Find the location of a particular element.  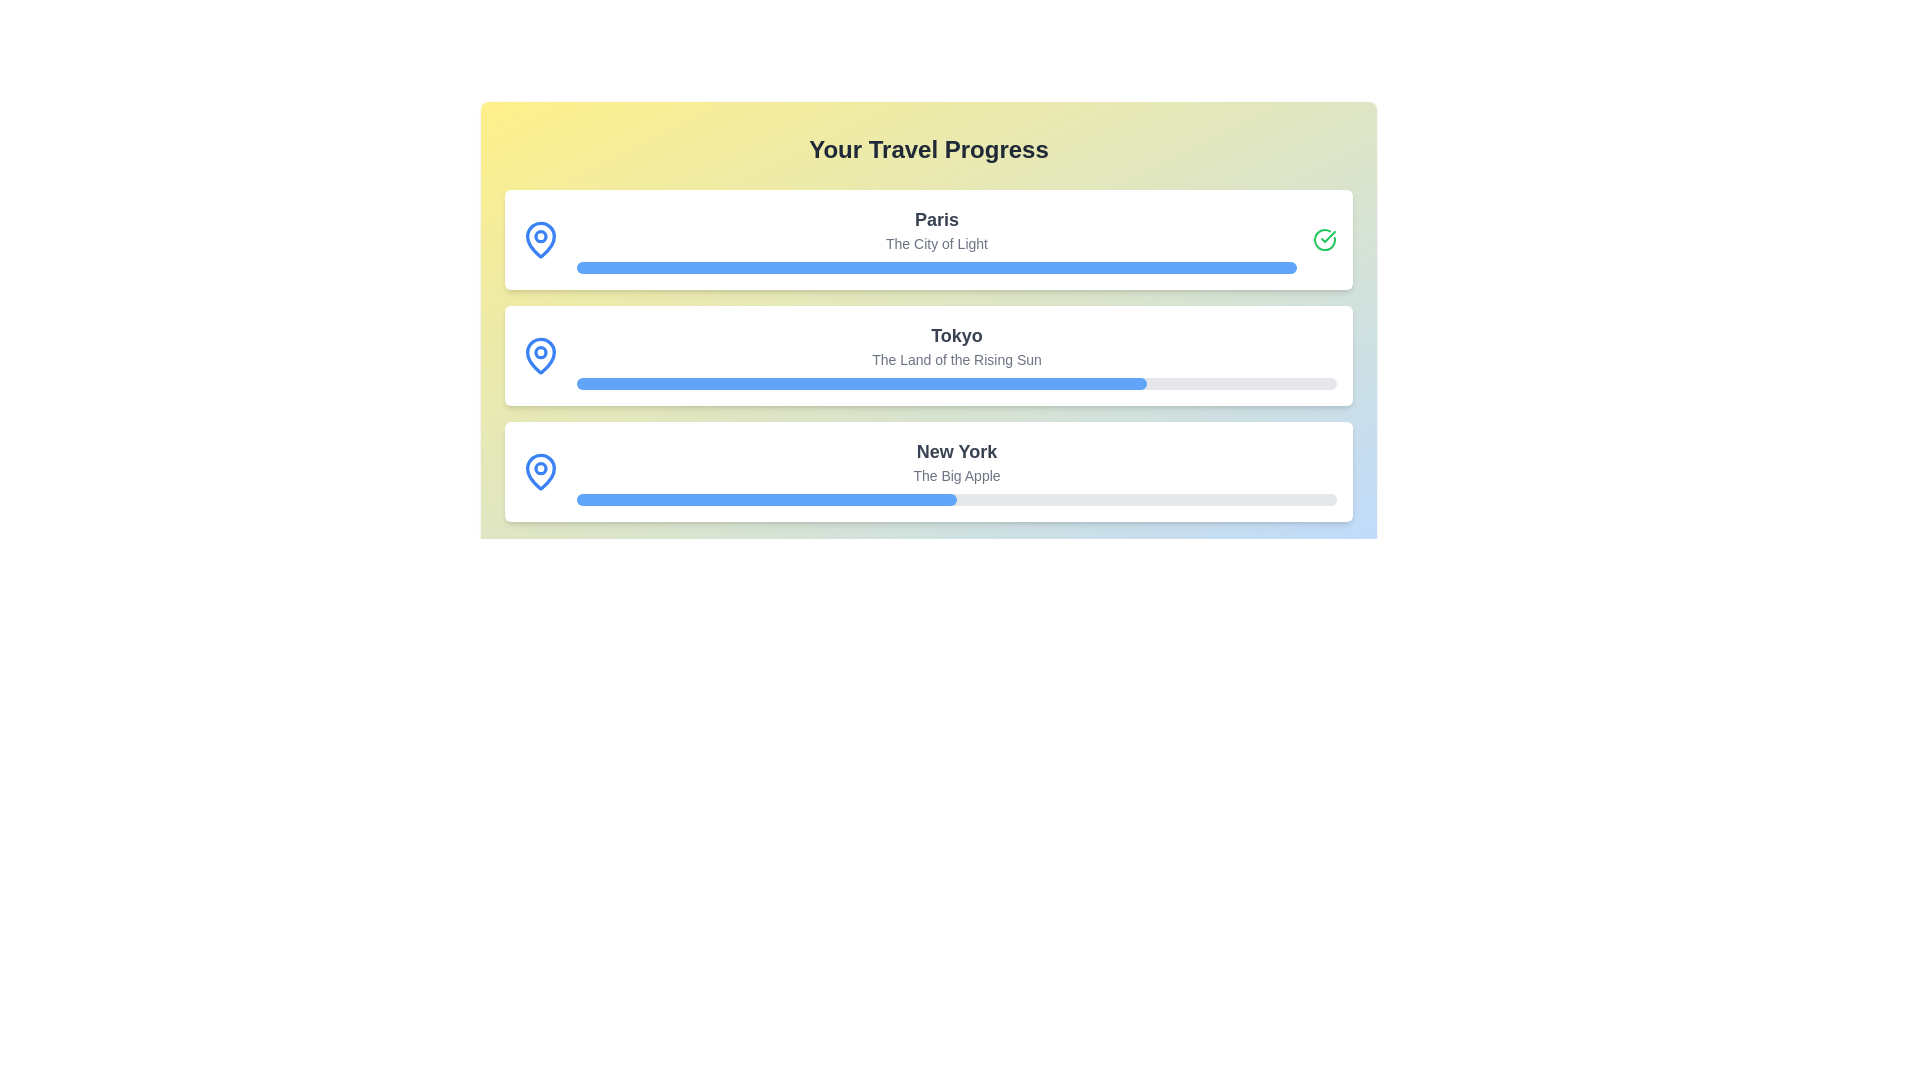

and interpret the text displayed in the bold, dark-gray 'New York' text label located in the third section of the vertically stacked list, below 'Tokyo' is located at coordinates (955, 451).